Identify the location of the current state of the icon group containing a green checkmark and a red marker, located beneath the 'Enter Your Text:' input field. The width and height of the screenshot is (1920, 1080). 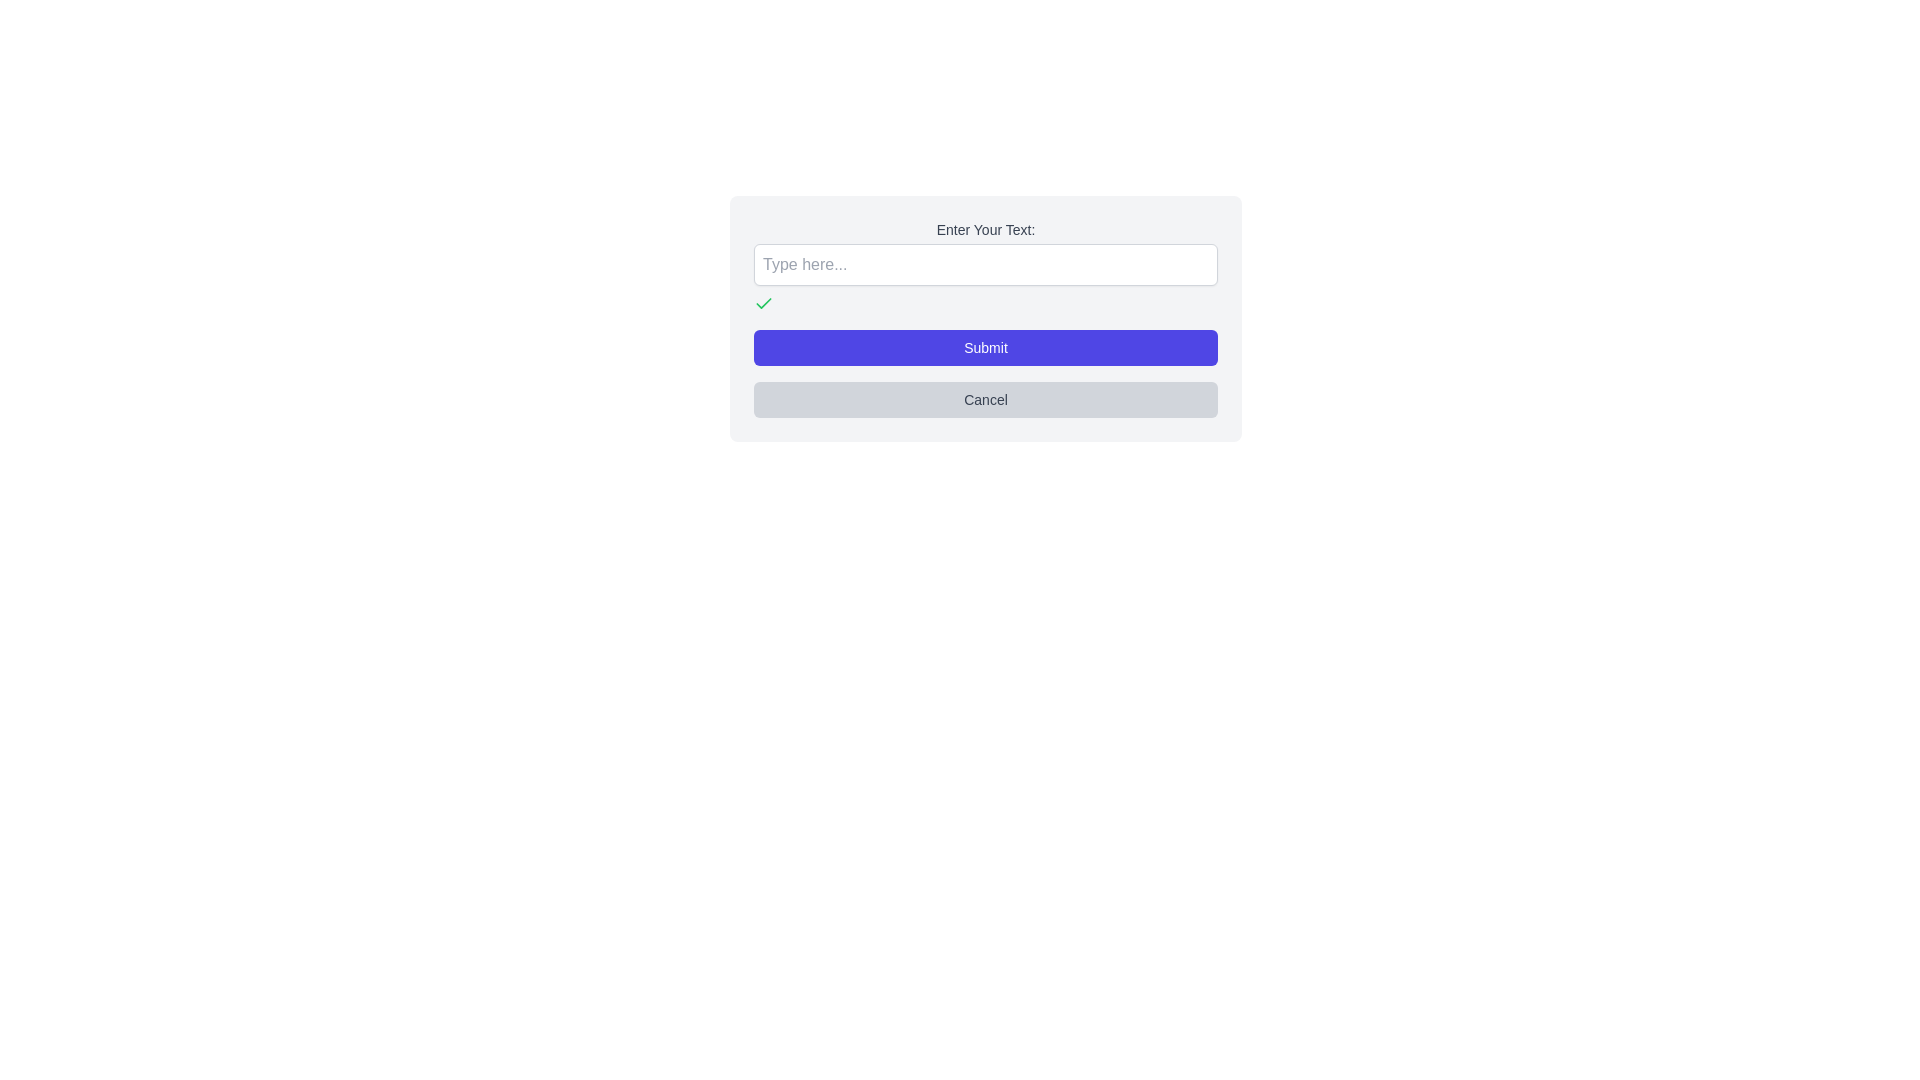
(985, 304).